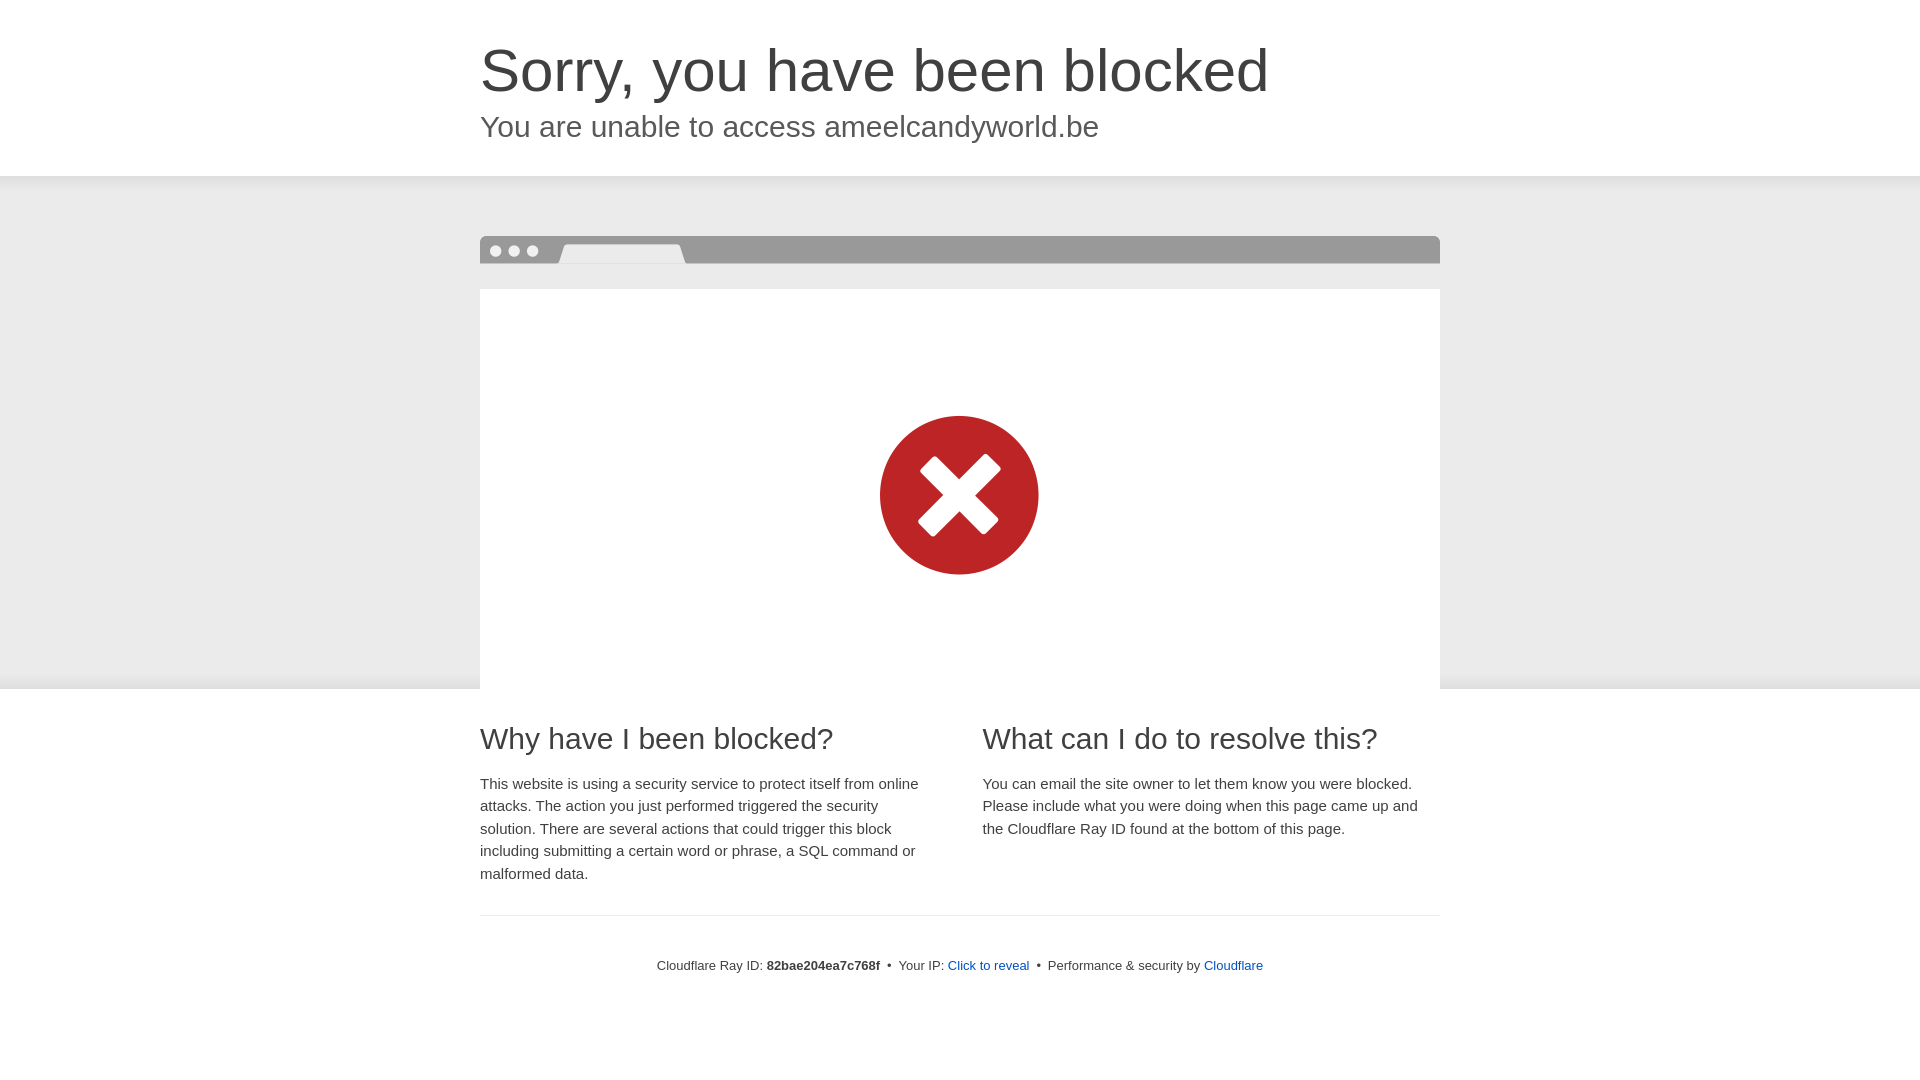 This screenshot has width=1920, height=1080. I want to click on 'Cloudflare', so click(1232, 964).